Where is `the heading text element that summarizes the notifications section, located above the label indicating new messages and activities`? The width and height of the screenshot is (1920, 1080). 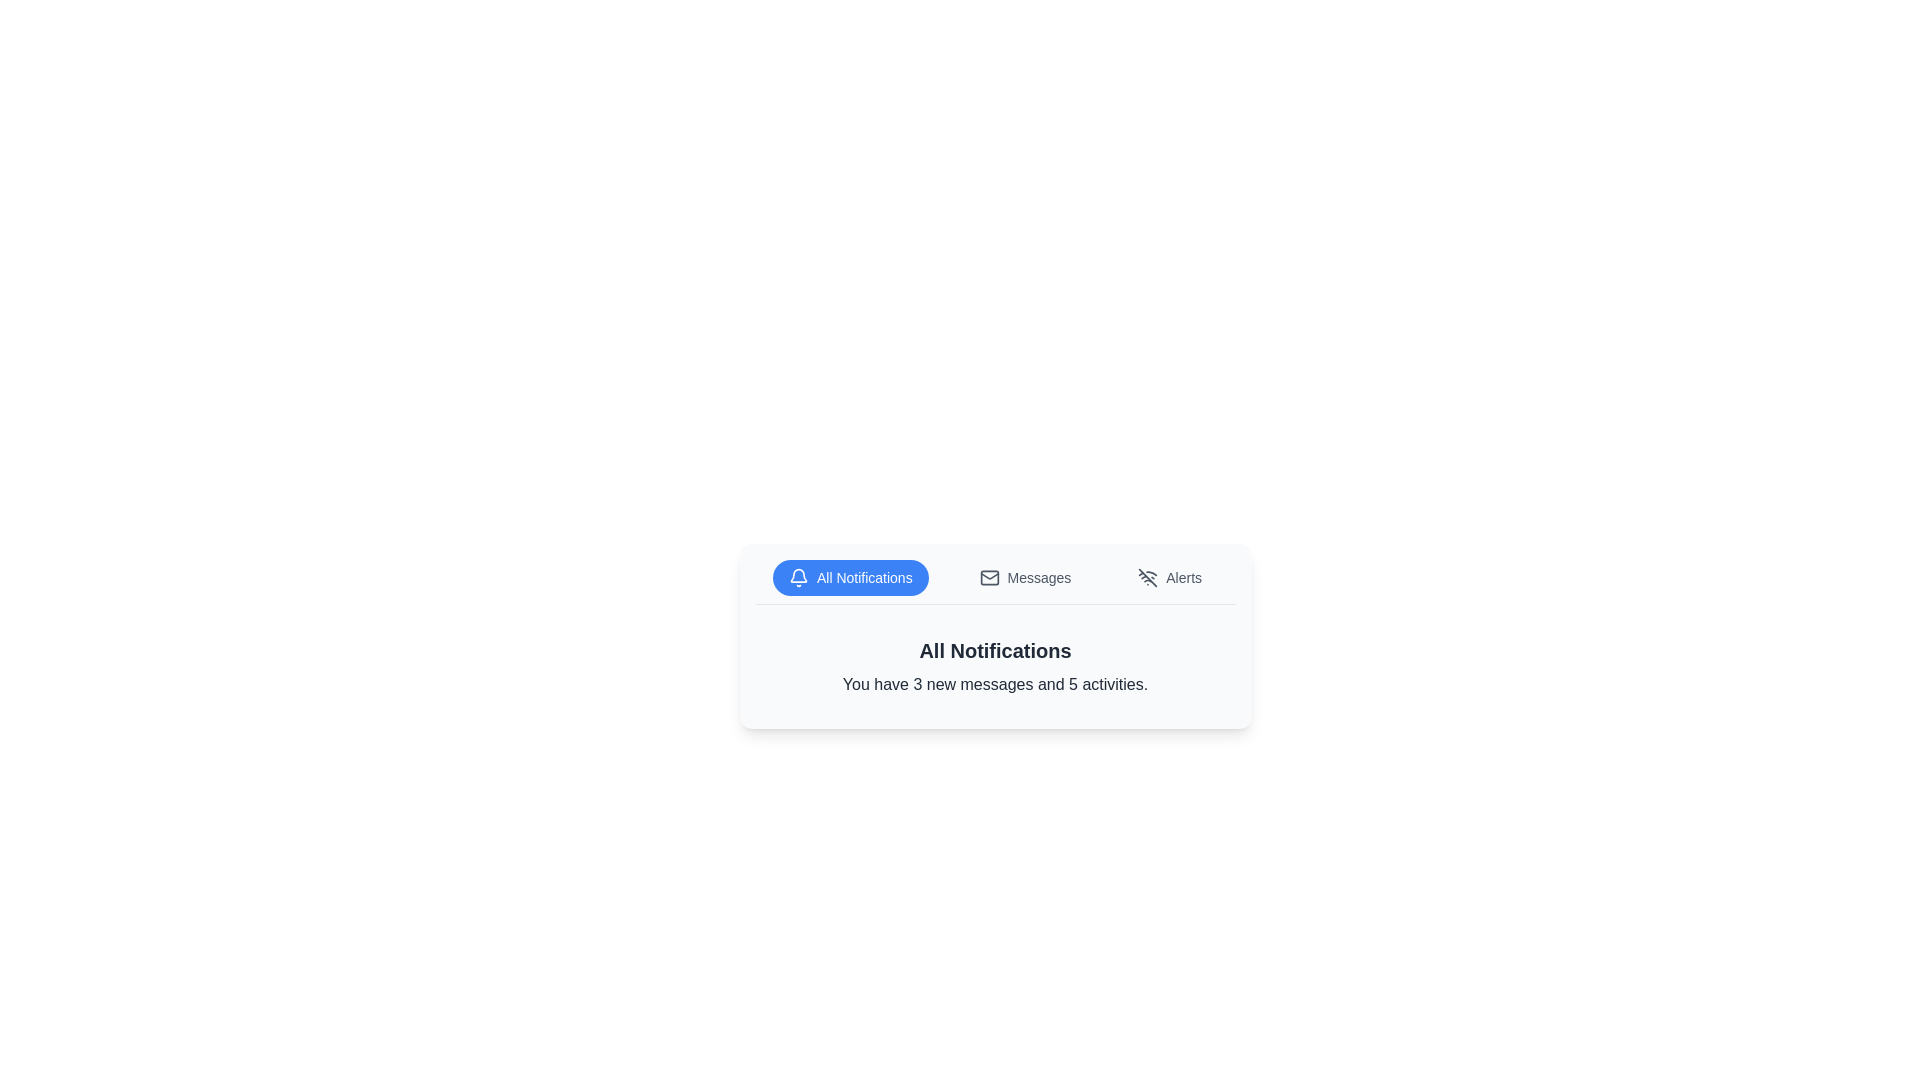
the heading text element that summarizes the notifications section, located above the label indicating new messages and activities is located at coordinates (995, 651).